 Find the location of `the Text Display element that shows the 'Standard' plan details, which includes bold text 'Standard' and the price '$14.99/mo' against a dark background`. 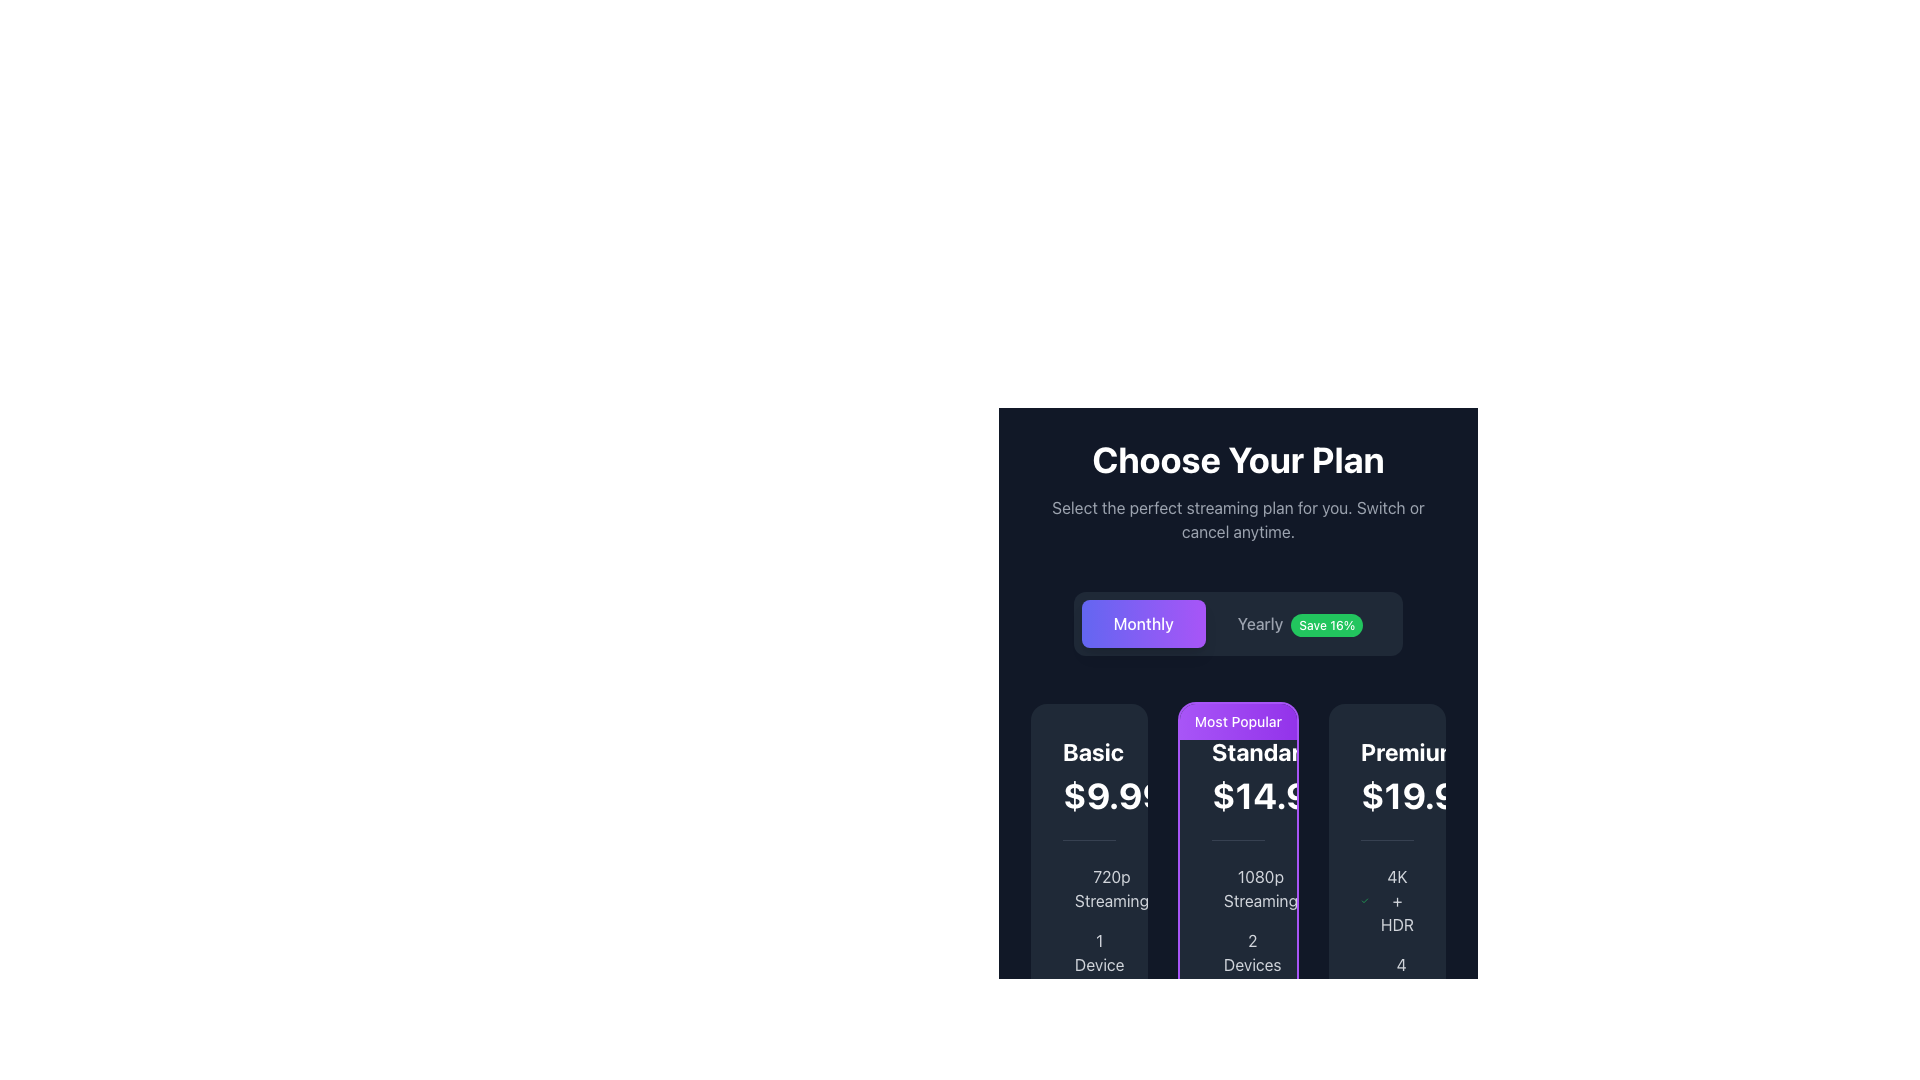

the Text Display element that shows the 'Standard' plan details, which includes bold text 'Standard' and the price '$14.99/mo' against a dark background is located at coordinates (1237, 774).